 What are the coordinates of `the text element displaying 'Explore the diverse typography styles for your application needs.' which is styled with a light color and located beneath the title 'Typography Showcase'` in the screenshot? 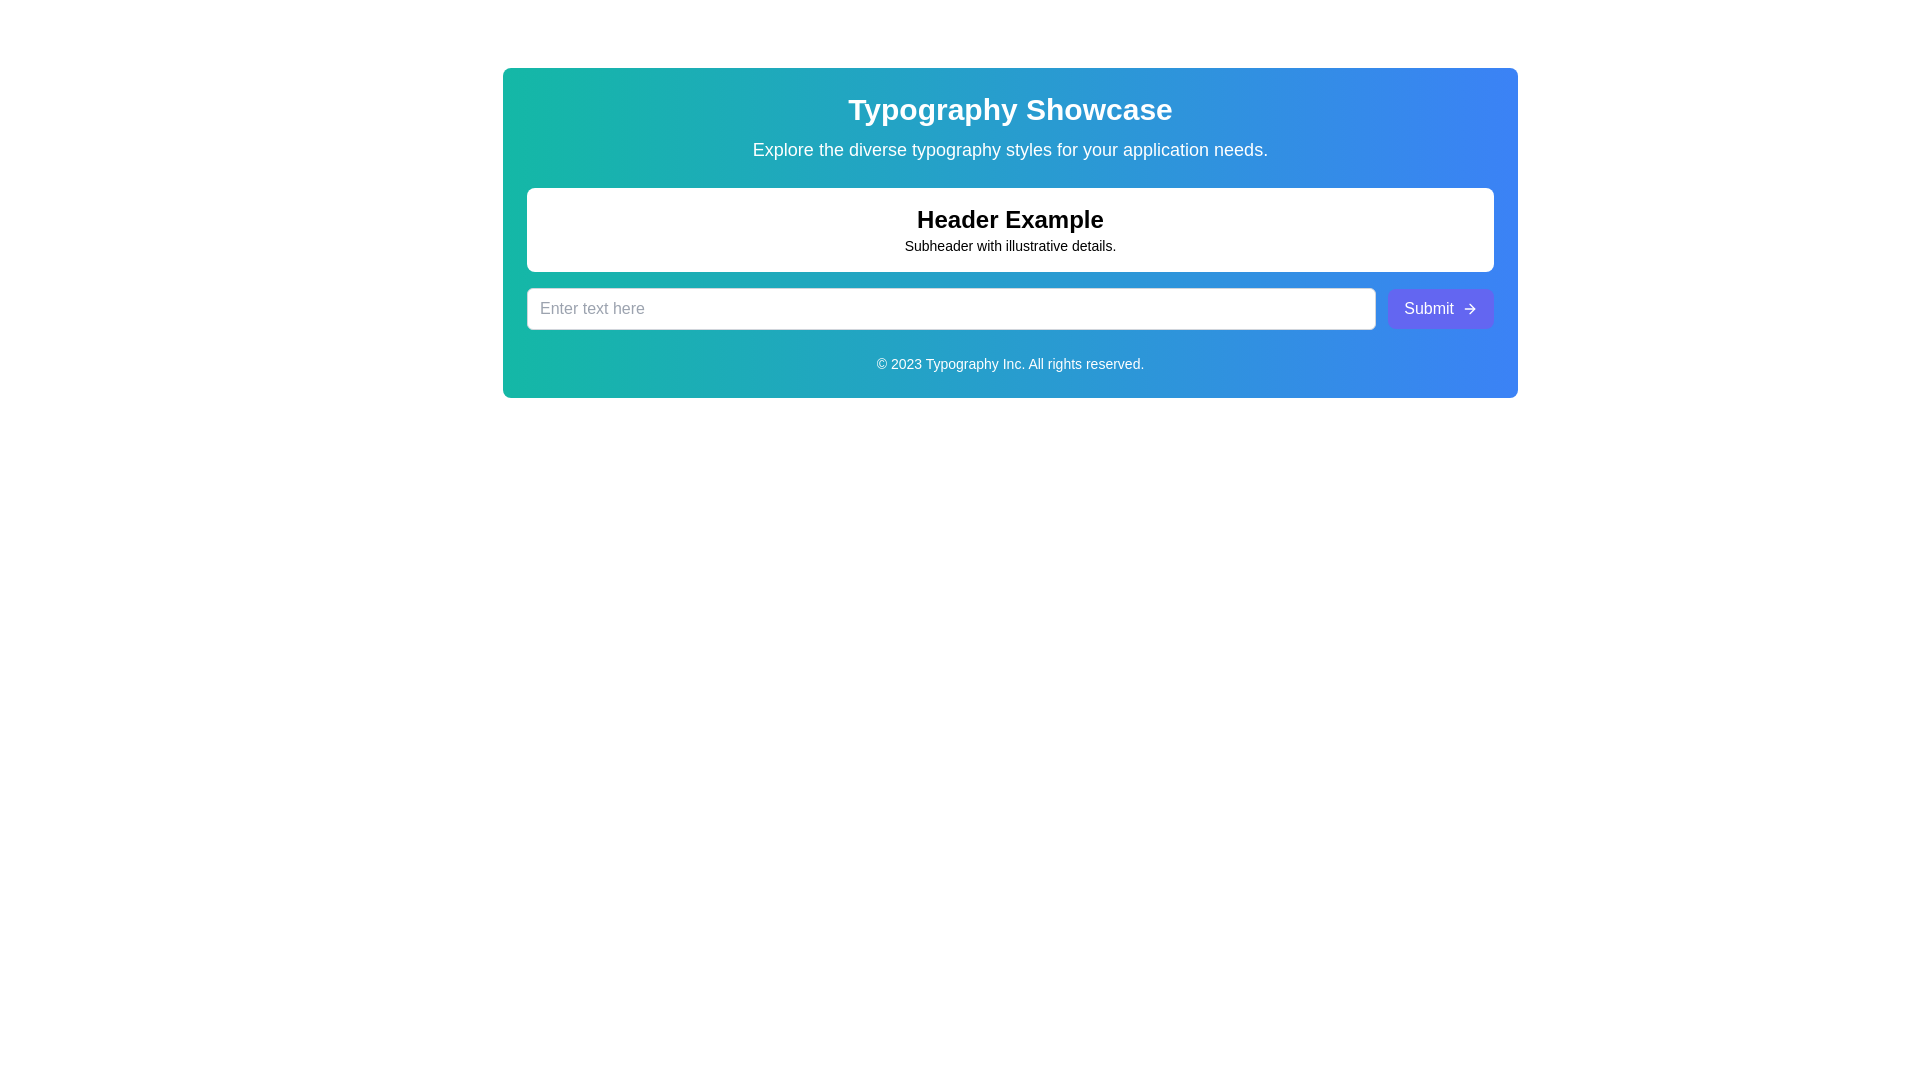 It's located at (1010, 149).